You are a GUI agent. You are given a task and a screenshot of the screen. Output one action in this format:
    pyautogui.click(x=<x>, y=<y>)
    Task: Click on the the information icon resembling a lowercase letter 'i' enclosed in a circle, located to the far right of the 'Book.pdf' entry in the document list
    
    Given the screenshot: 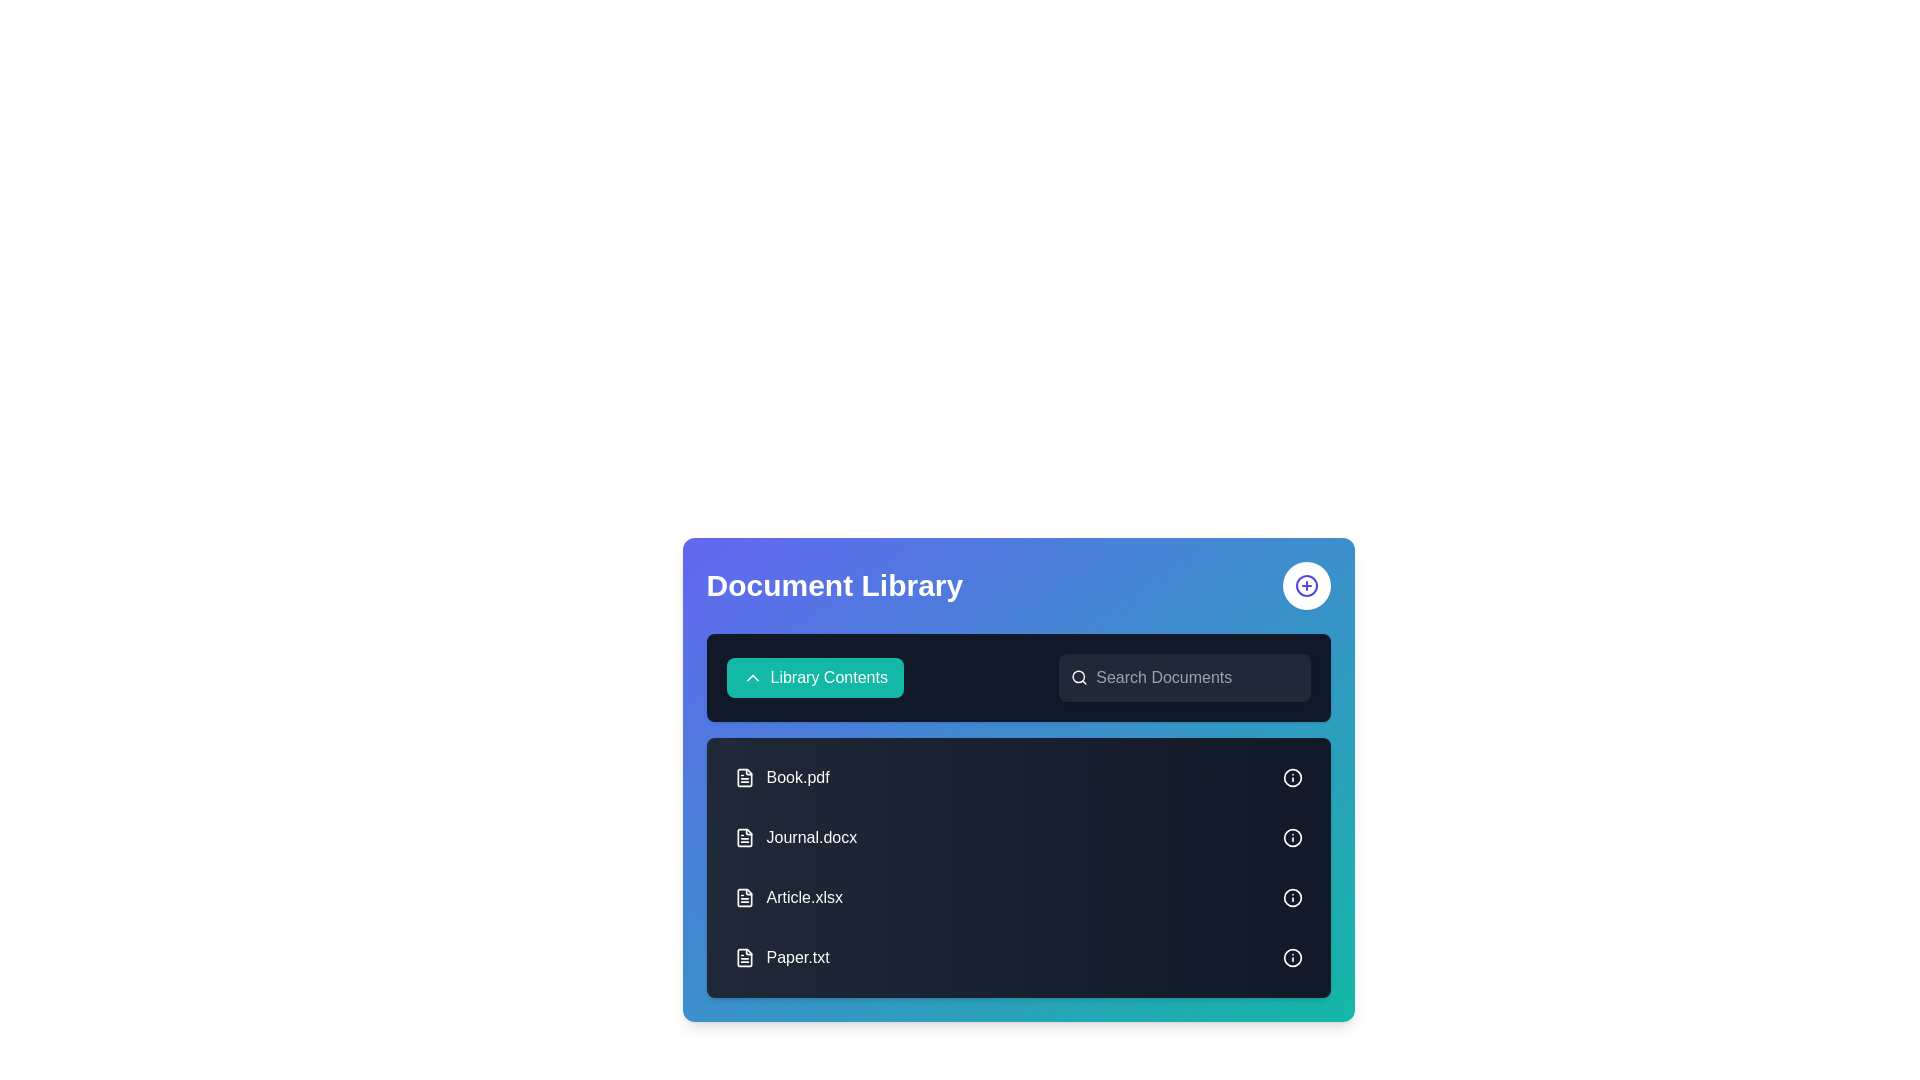 What is the action you would take?
    pyautogui.click(x=1292, y=777)
    